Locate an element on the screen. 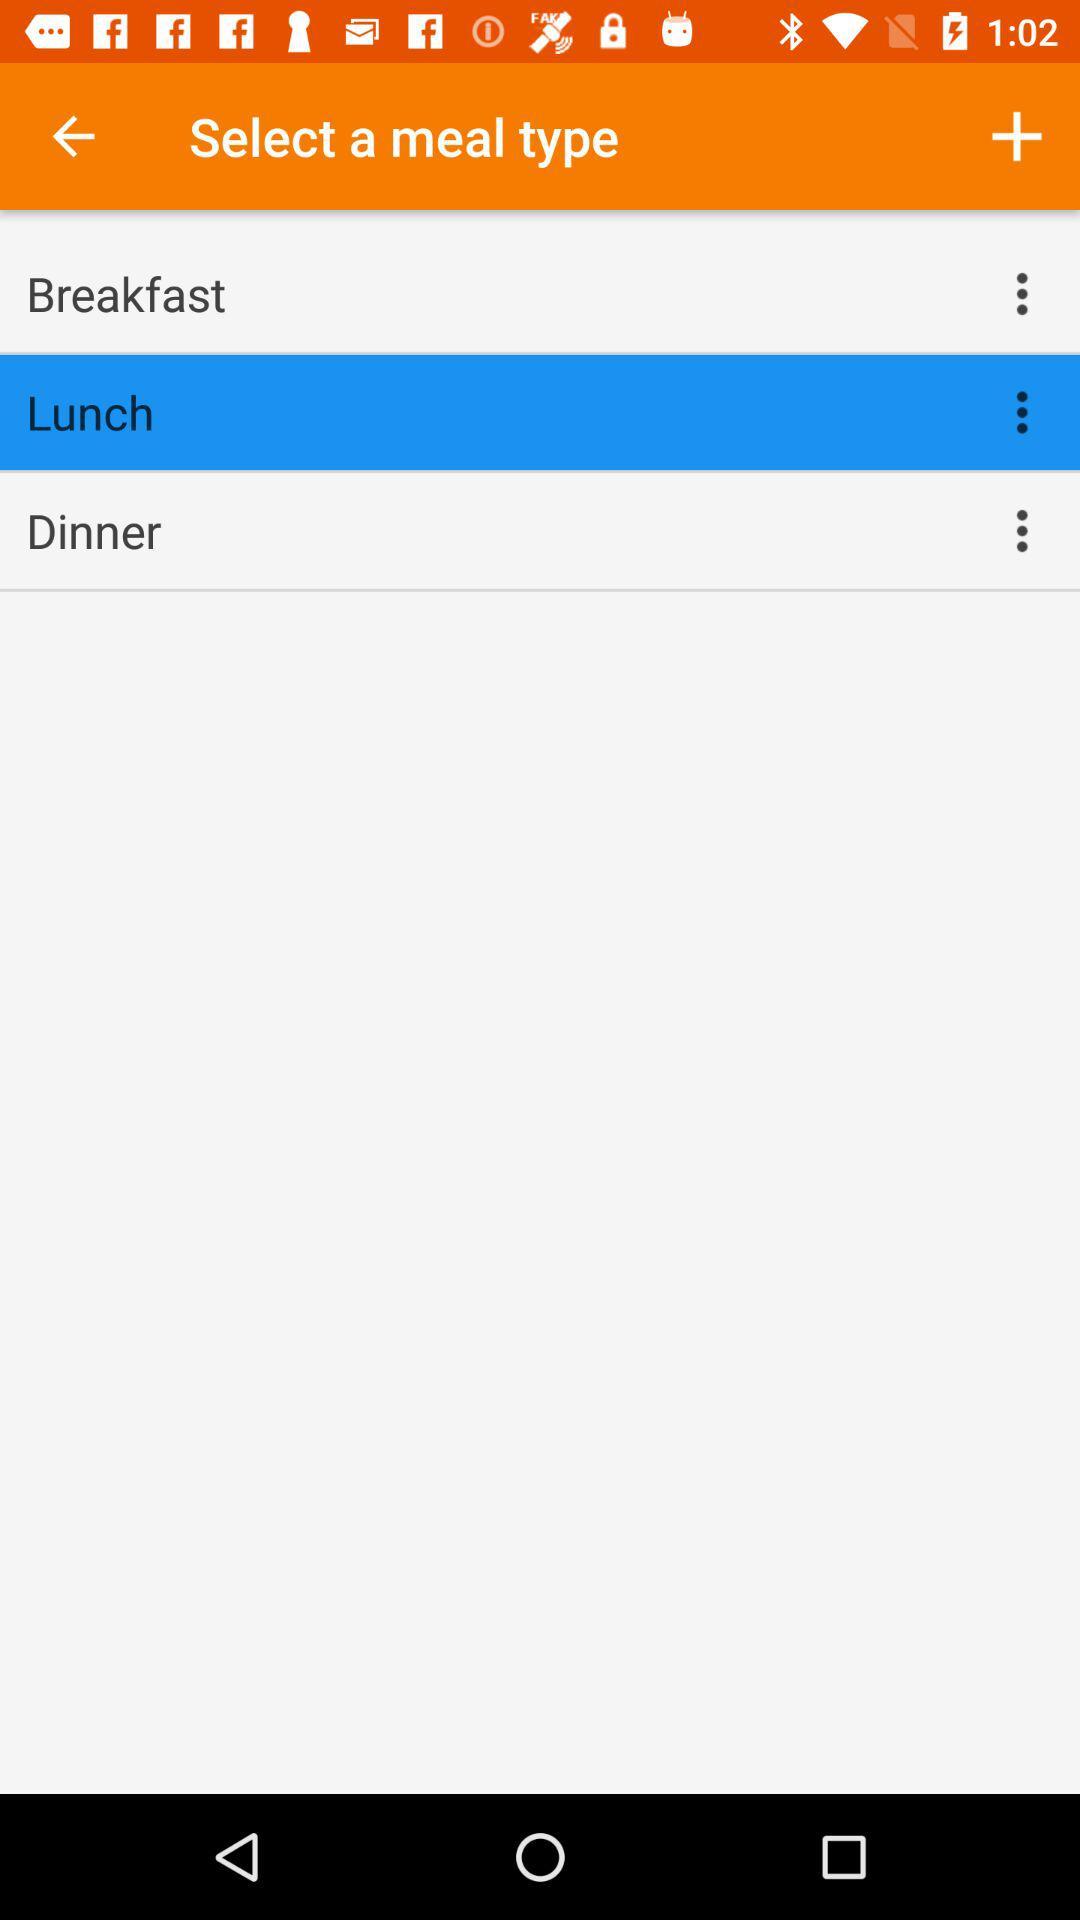  the icon to the left of the select a meal is located at coordinates (72, 135).